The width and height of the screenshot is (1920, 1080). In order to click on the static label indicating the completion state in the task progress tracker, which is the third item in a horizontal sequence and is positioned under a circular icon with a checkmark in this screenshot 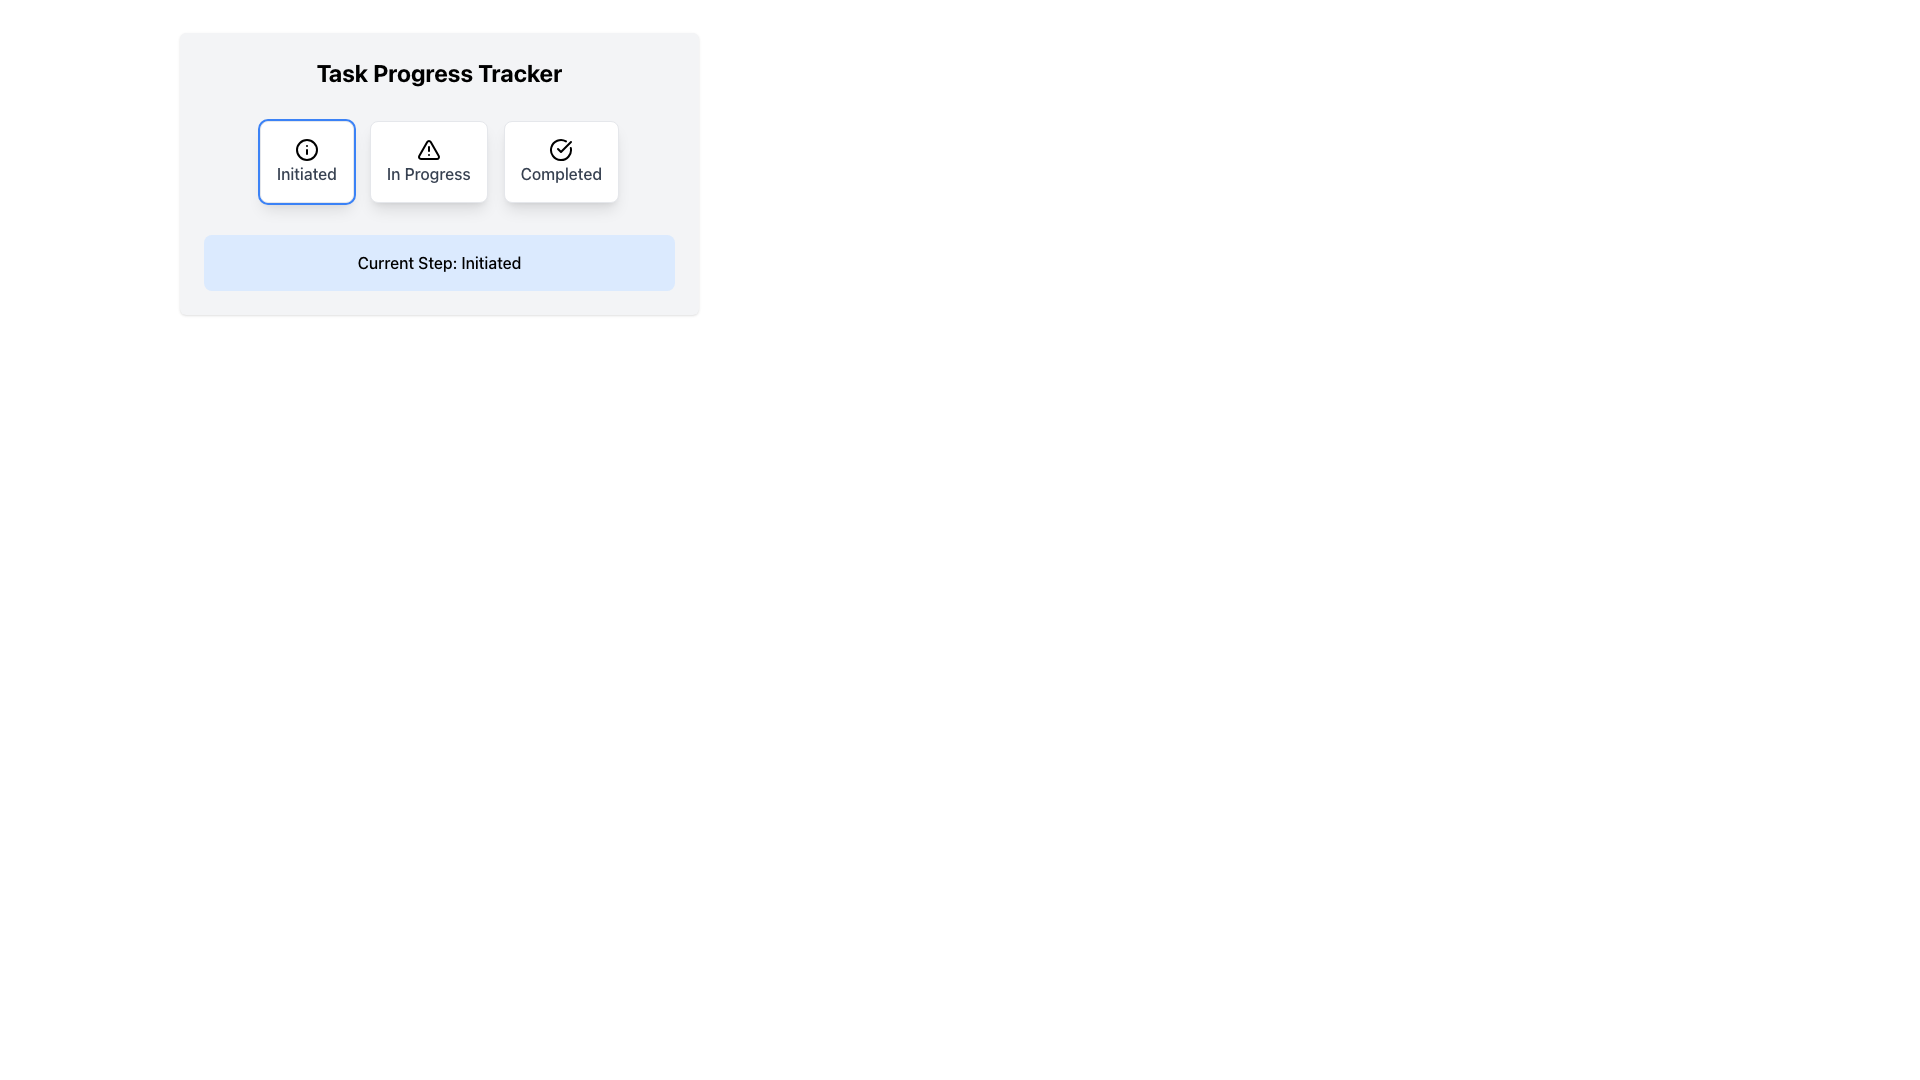, I will do `click(560, 172)`.